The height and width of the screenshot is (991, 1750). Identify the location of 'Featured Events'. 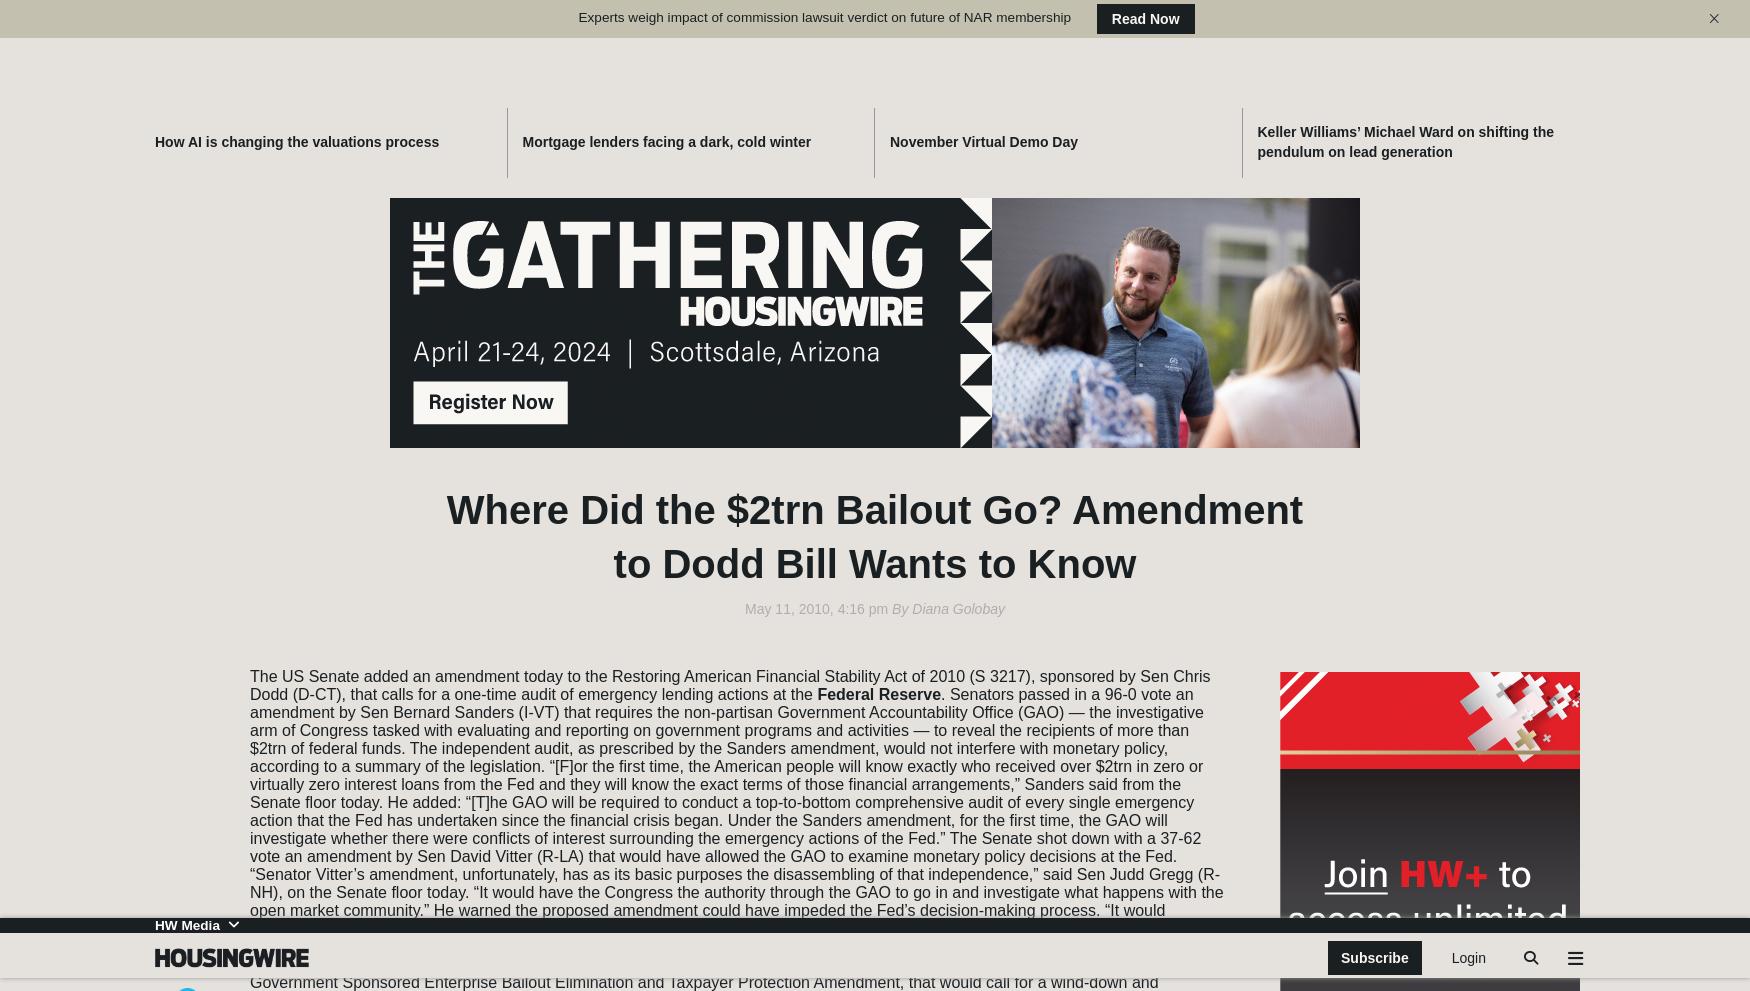
(1375, 388).